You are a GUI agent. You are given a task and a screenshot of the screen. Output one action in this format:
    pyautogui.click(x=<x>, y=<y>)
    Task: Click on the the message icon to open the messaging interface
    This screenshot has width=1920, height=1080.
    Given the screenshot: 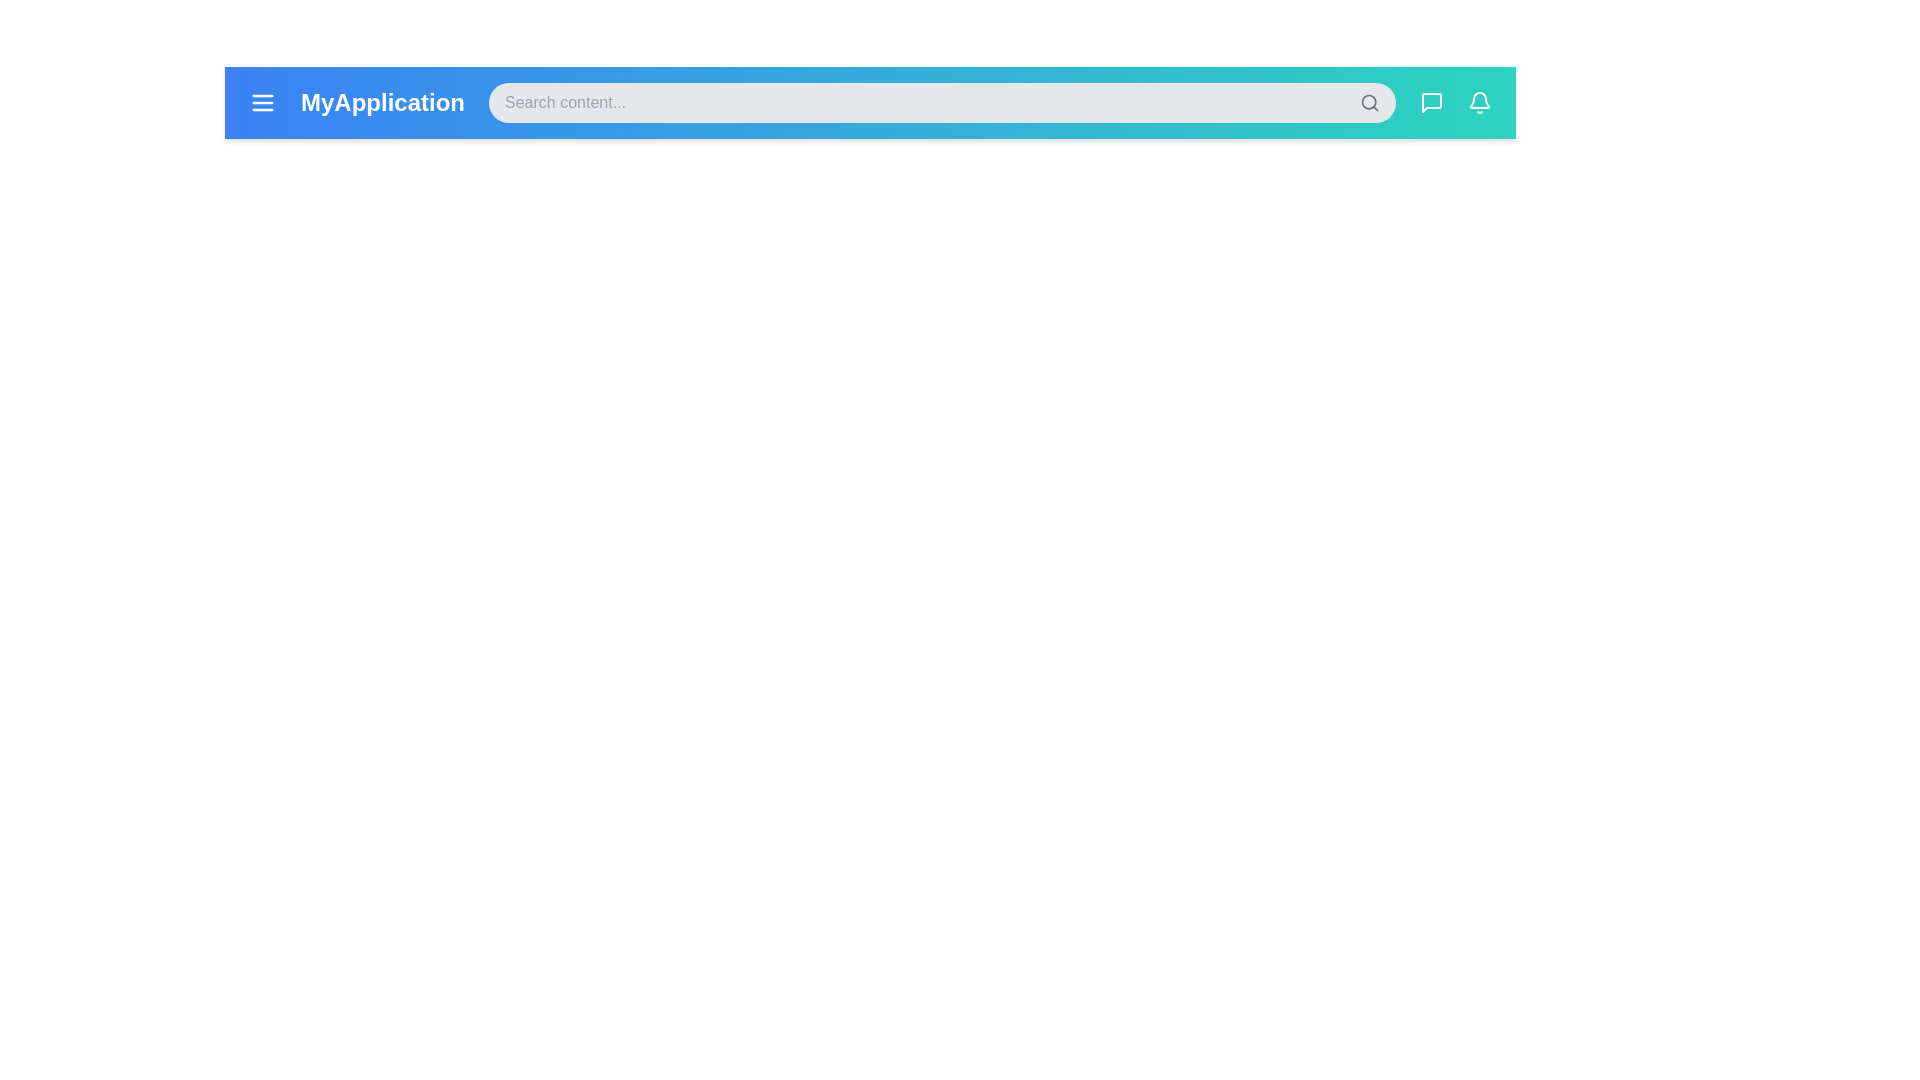 What is the action you would take?
    pyautogui.click(x=1430, y=103)
    